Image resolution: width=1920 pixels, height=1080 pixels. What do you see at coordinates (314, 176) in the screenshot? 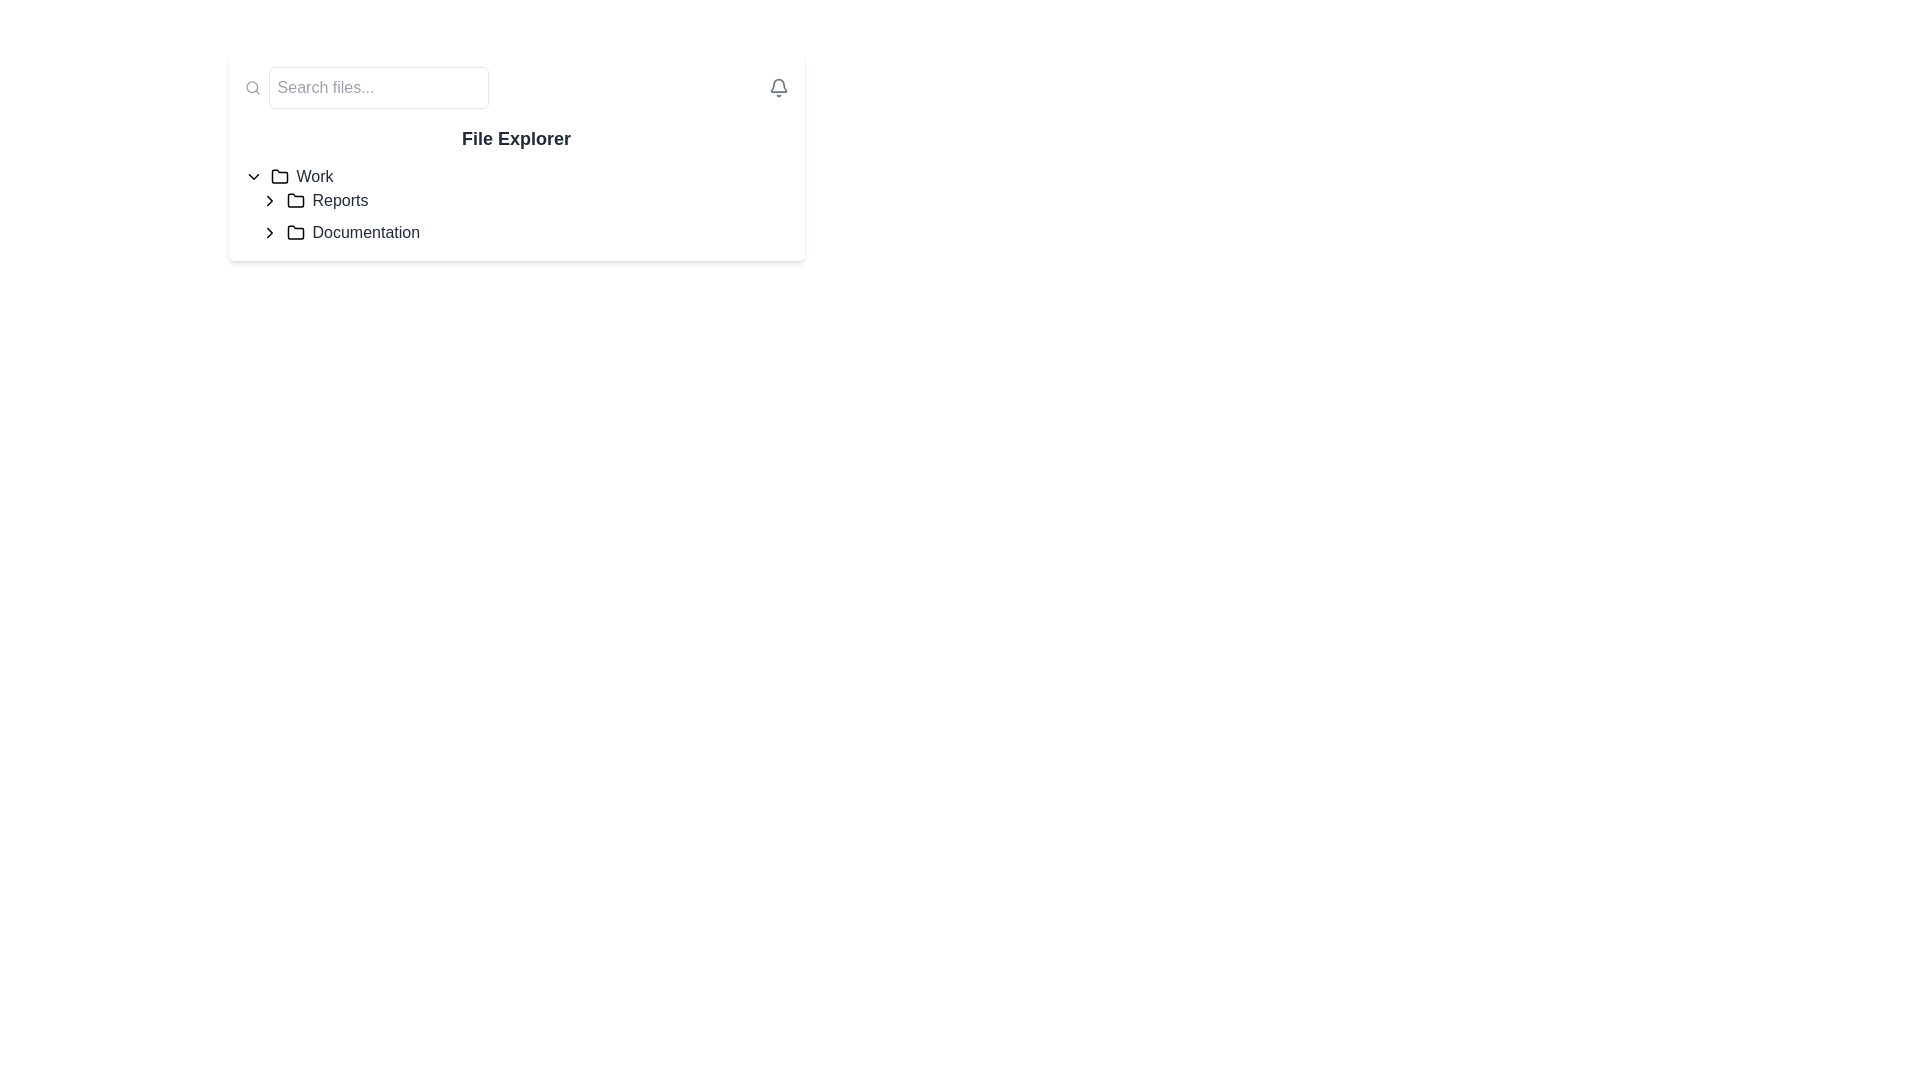
I see `the text content of the Text Label displaying 'Work', located in the top-left portion of the interface beside a folder icon` at bounding box center [314, 176].